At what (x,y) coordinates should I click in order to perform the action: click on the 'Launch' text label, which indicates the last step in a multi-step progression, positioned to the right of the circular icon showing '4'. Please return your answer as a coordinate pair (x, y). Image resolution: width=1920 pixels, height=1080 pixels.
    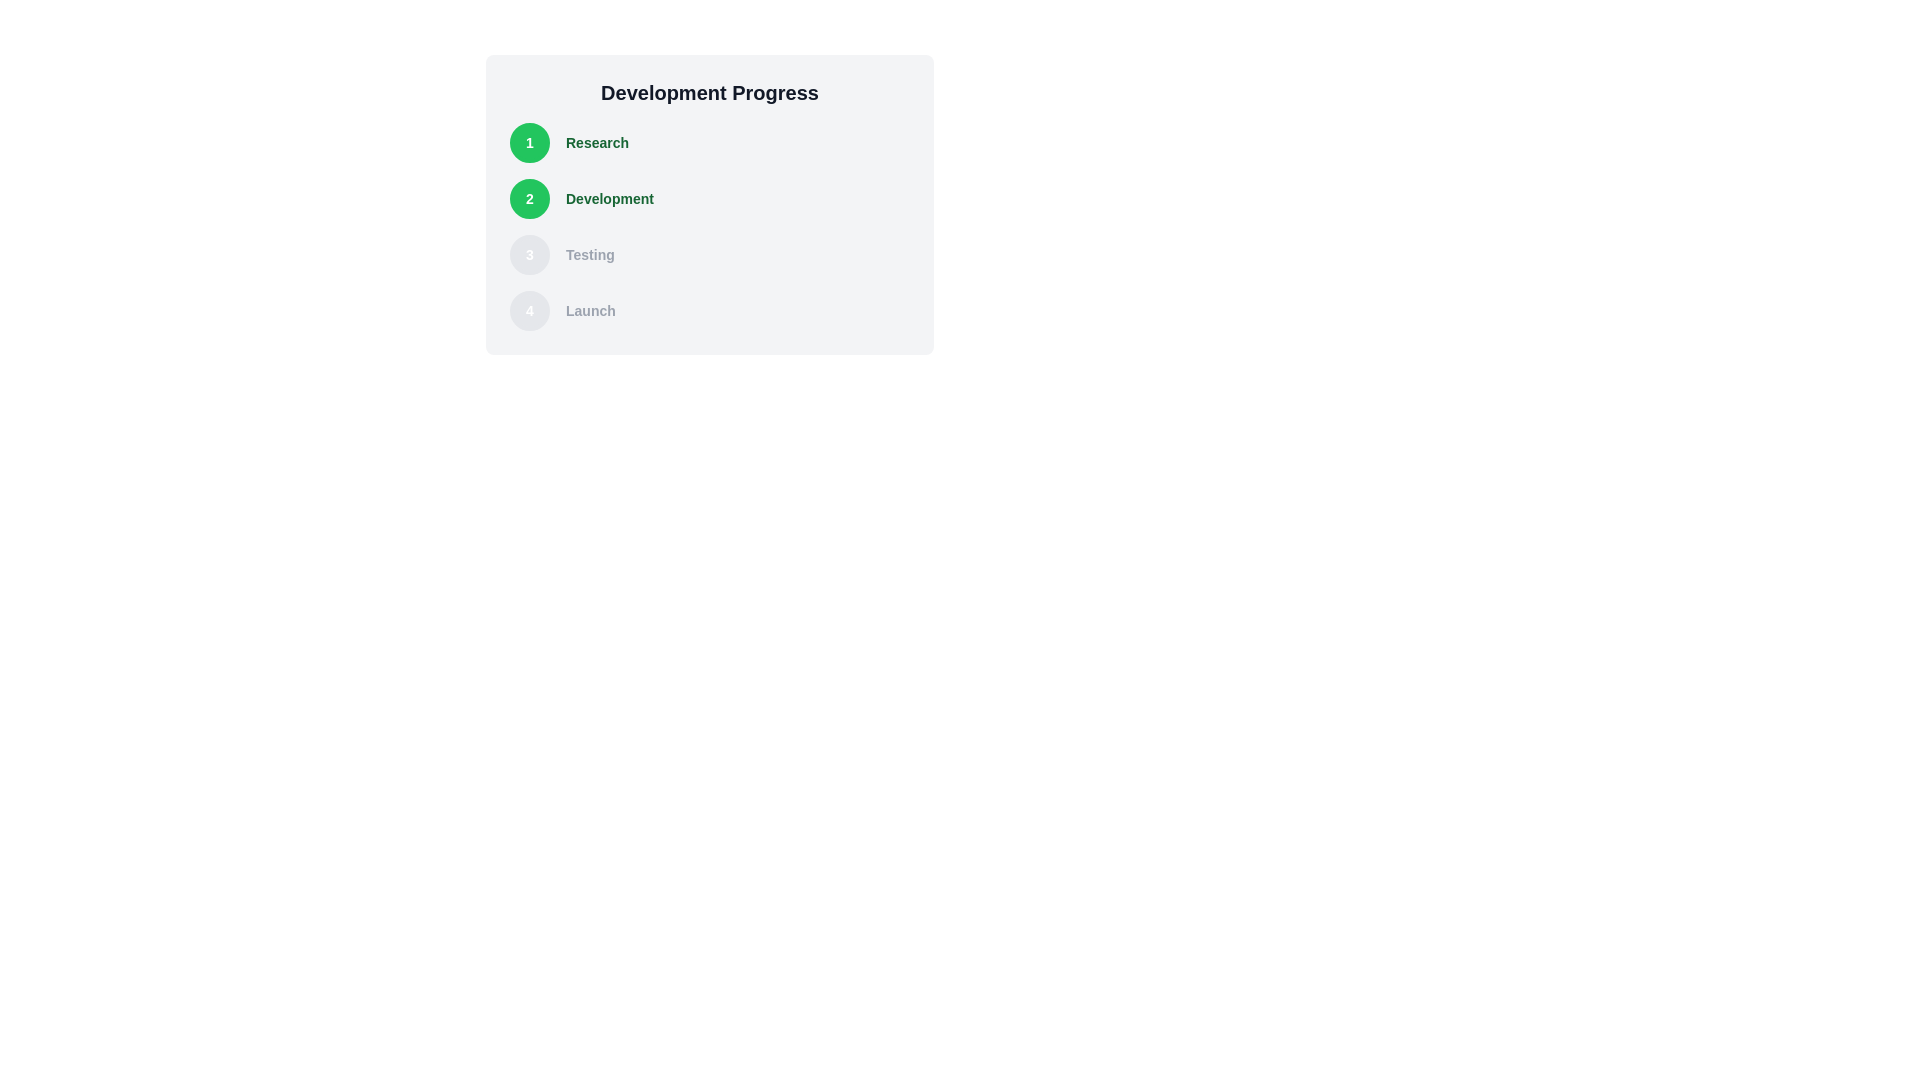
    Looking at the image, I should click on (589, 311).